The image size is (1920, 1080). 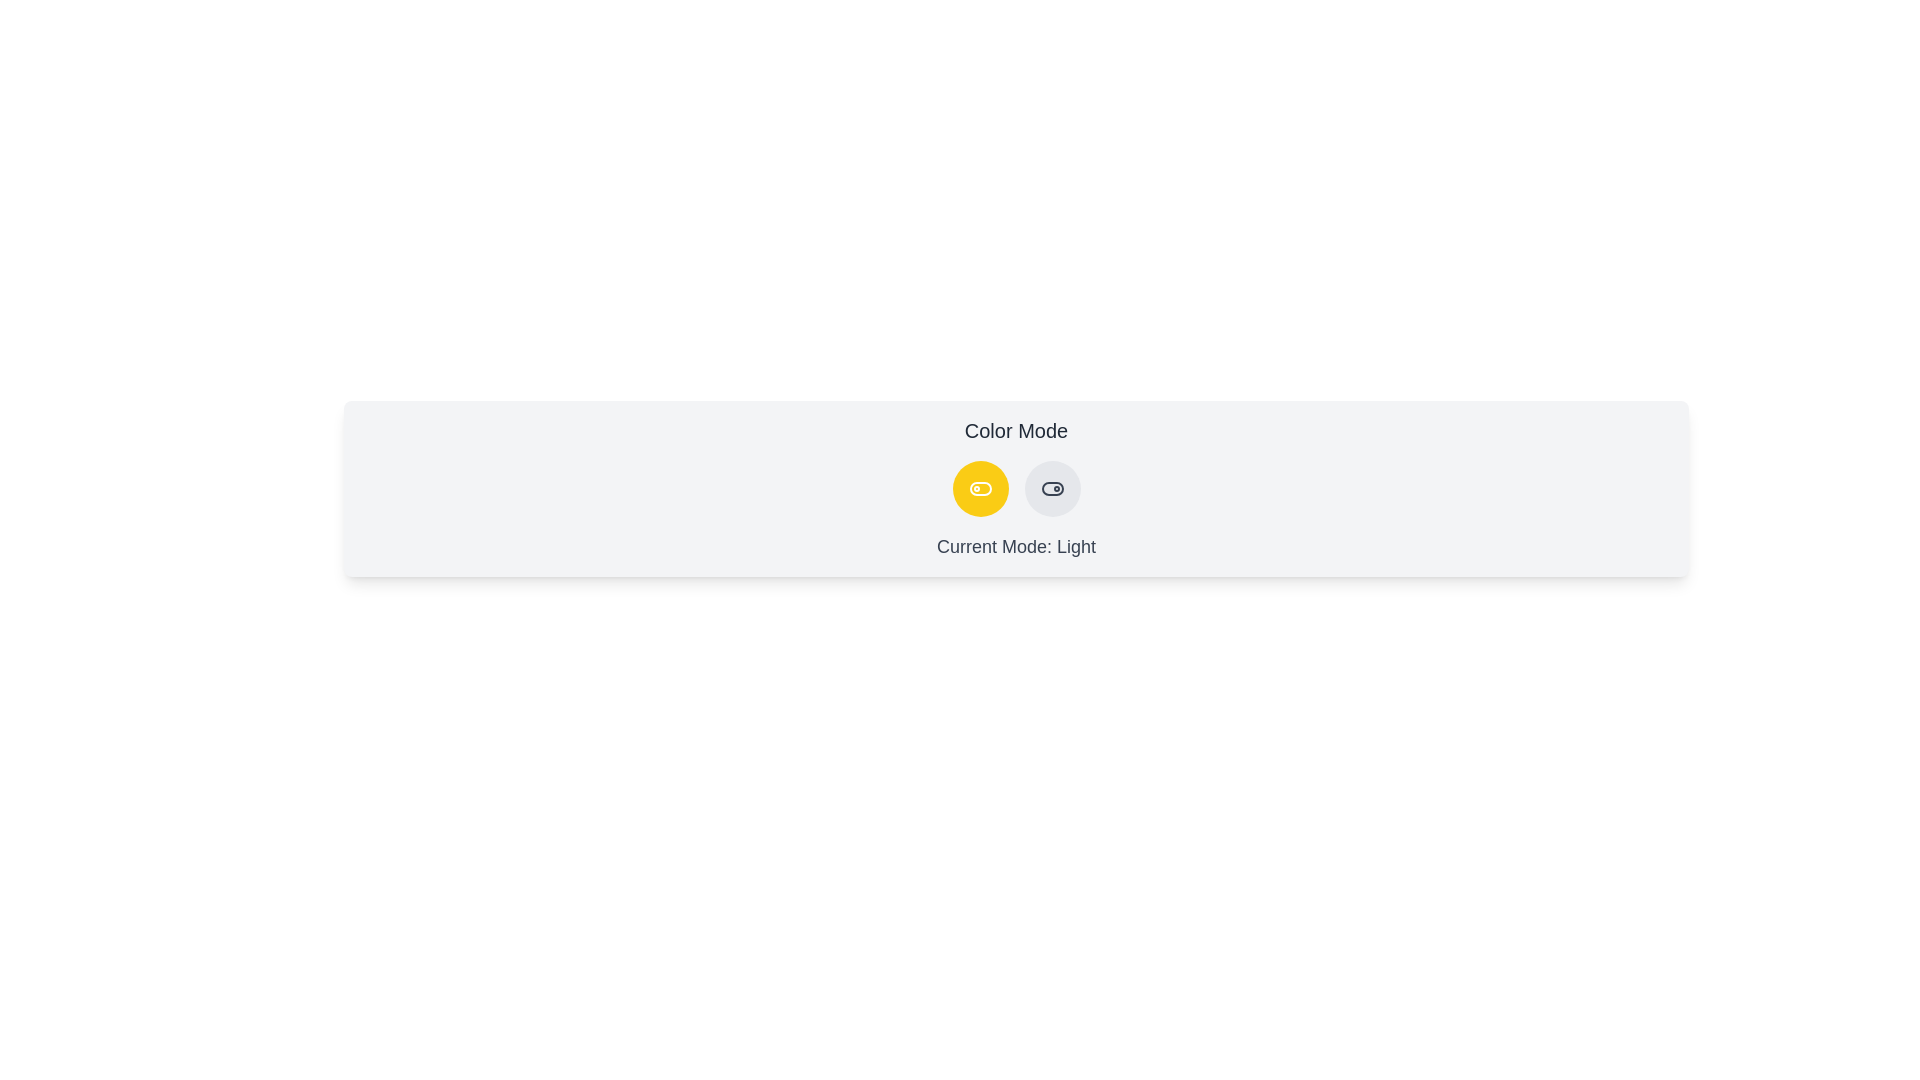 What do you see at coordinates (980, 489) in the screenshot?
I see `the button with mode light` at bounding box center [980, 489].